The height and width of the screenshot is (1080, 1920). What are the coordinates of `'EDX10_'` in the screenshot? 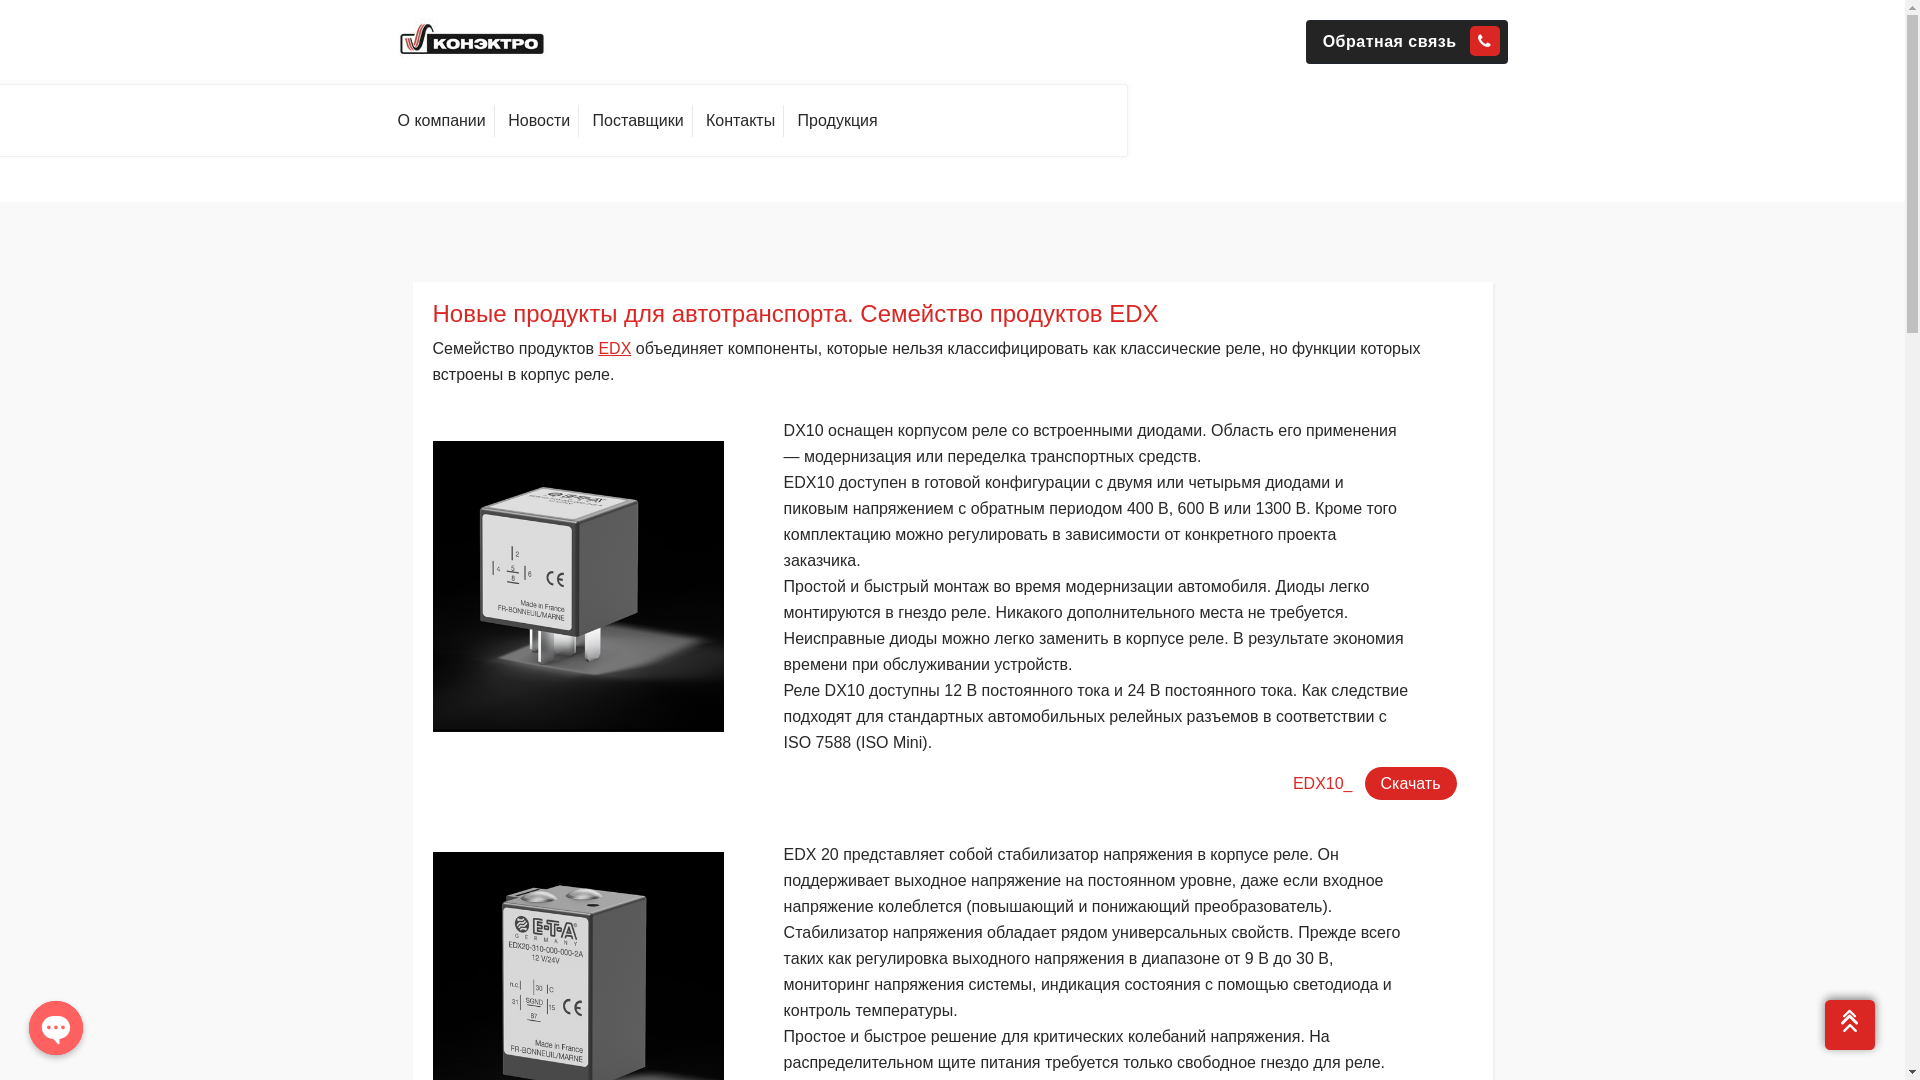 It's located at (1323, 782).